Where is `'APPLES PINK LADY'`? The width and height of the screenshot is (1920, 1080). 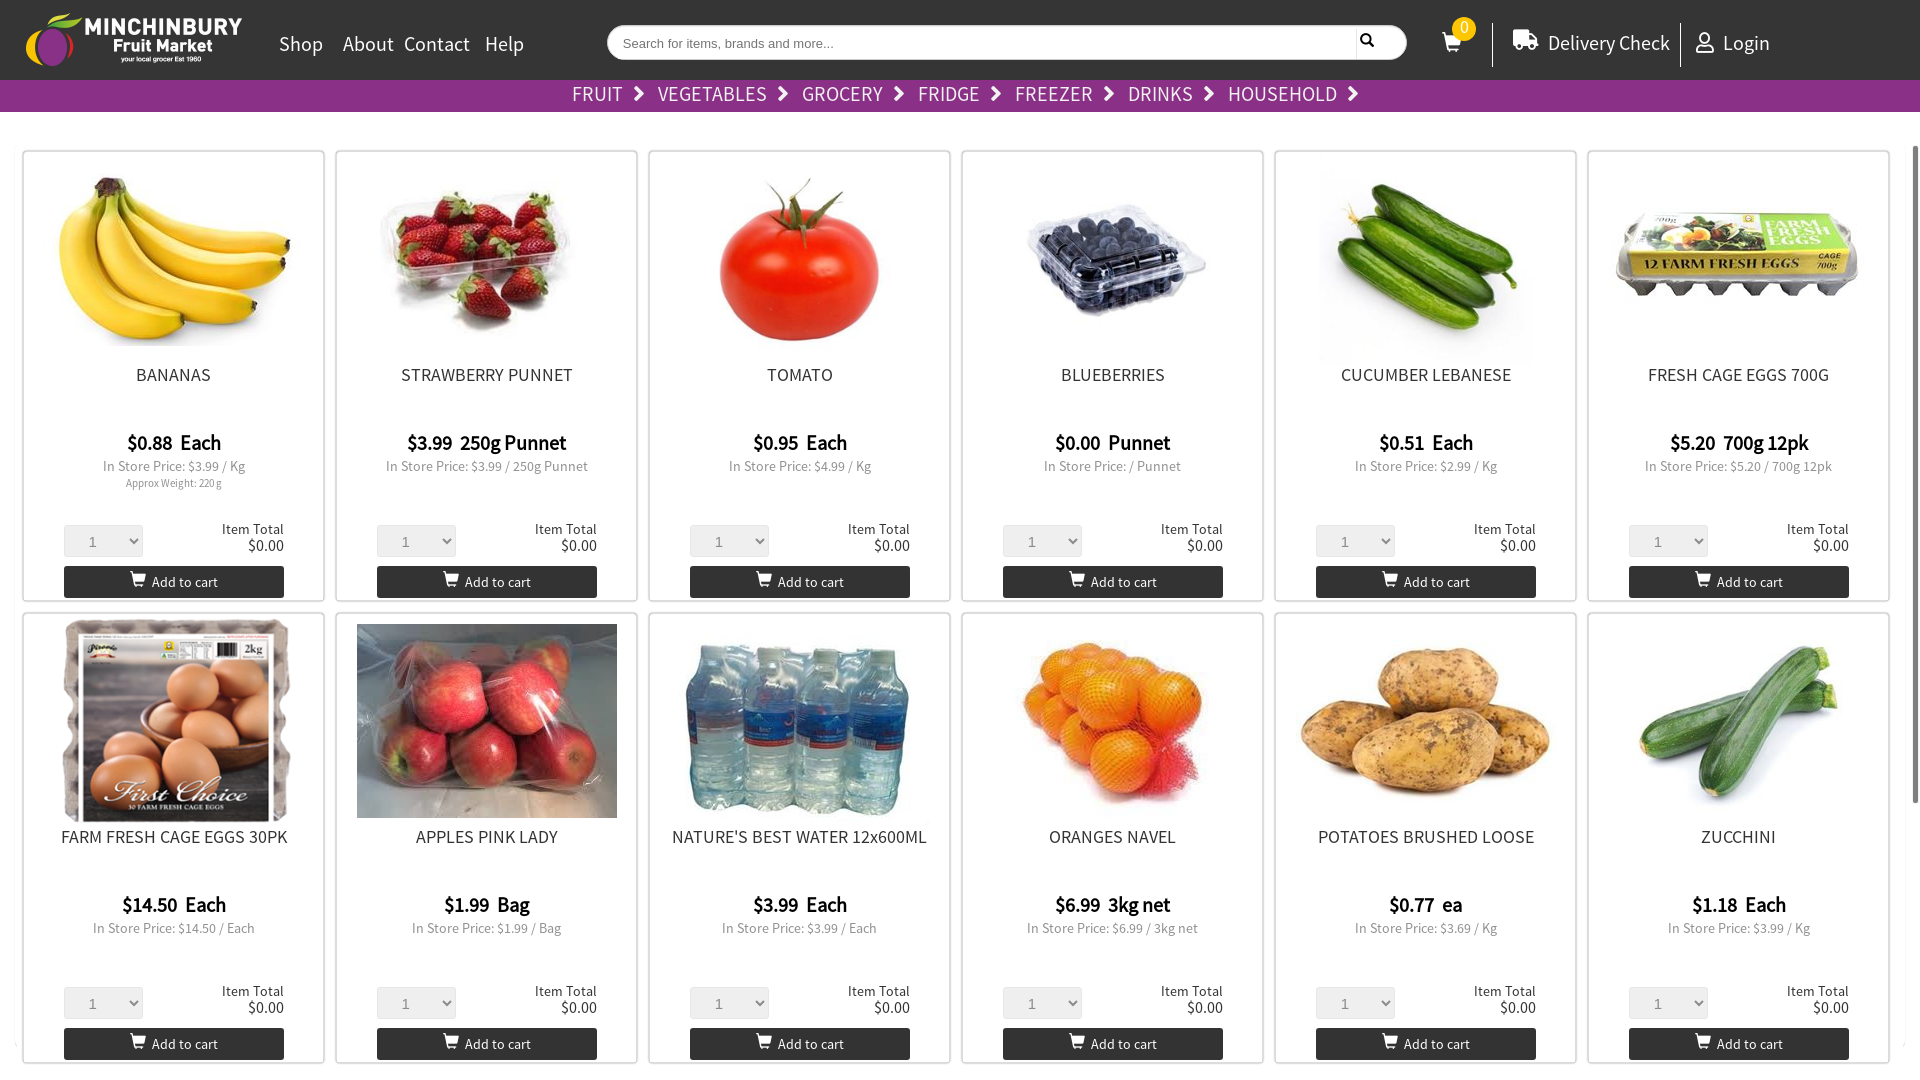 'APPLES PINK LADY' is located at coordinates (486, 836).